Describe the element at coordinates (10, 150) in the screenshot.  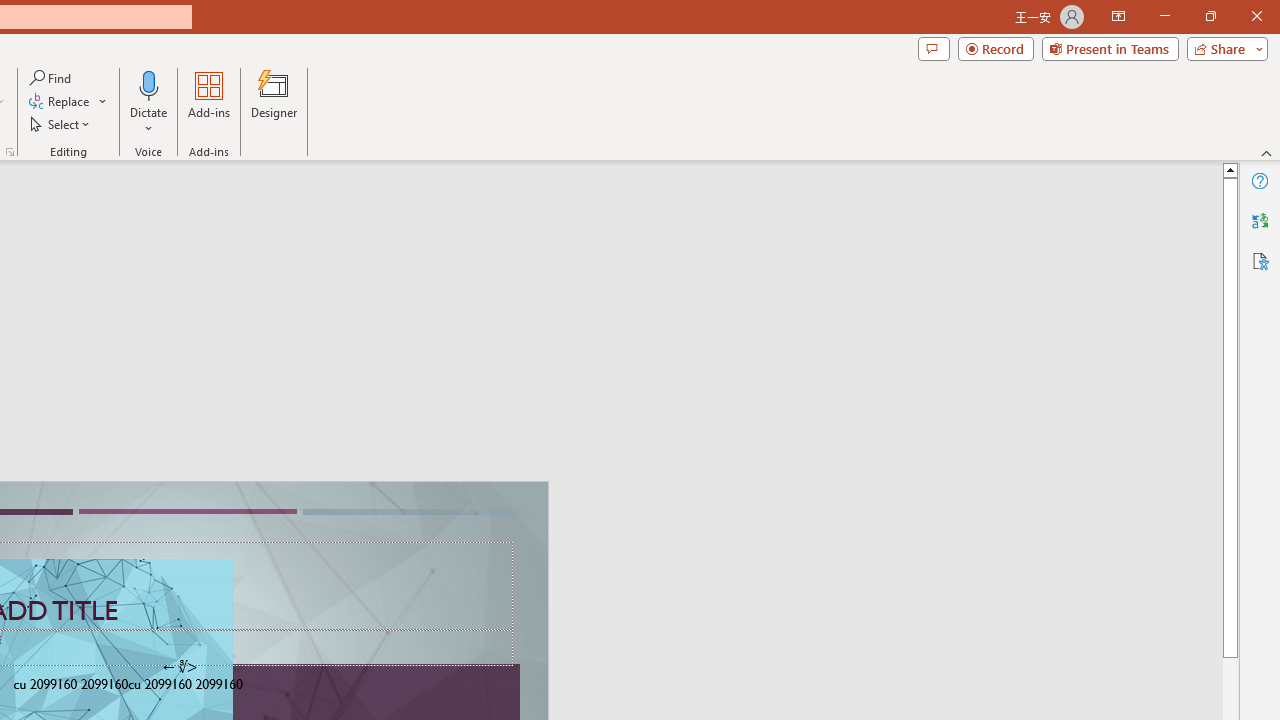
I see `'Format Object...'` at that location.